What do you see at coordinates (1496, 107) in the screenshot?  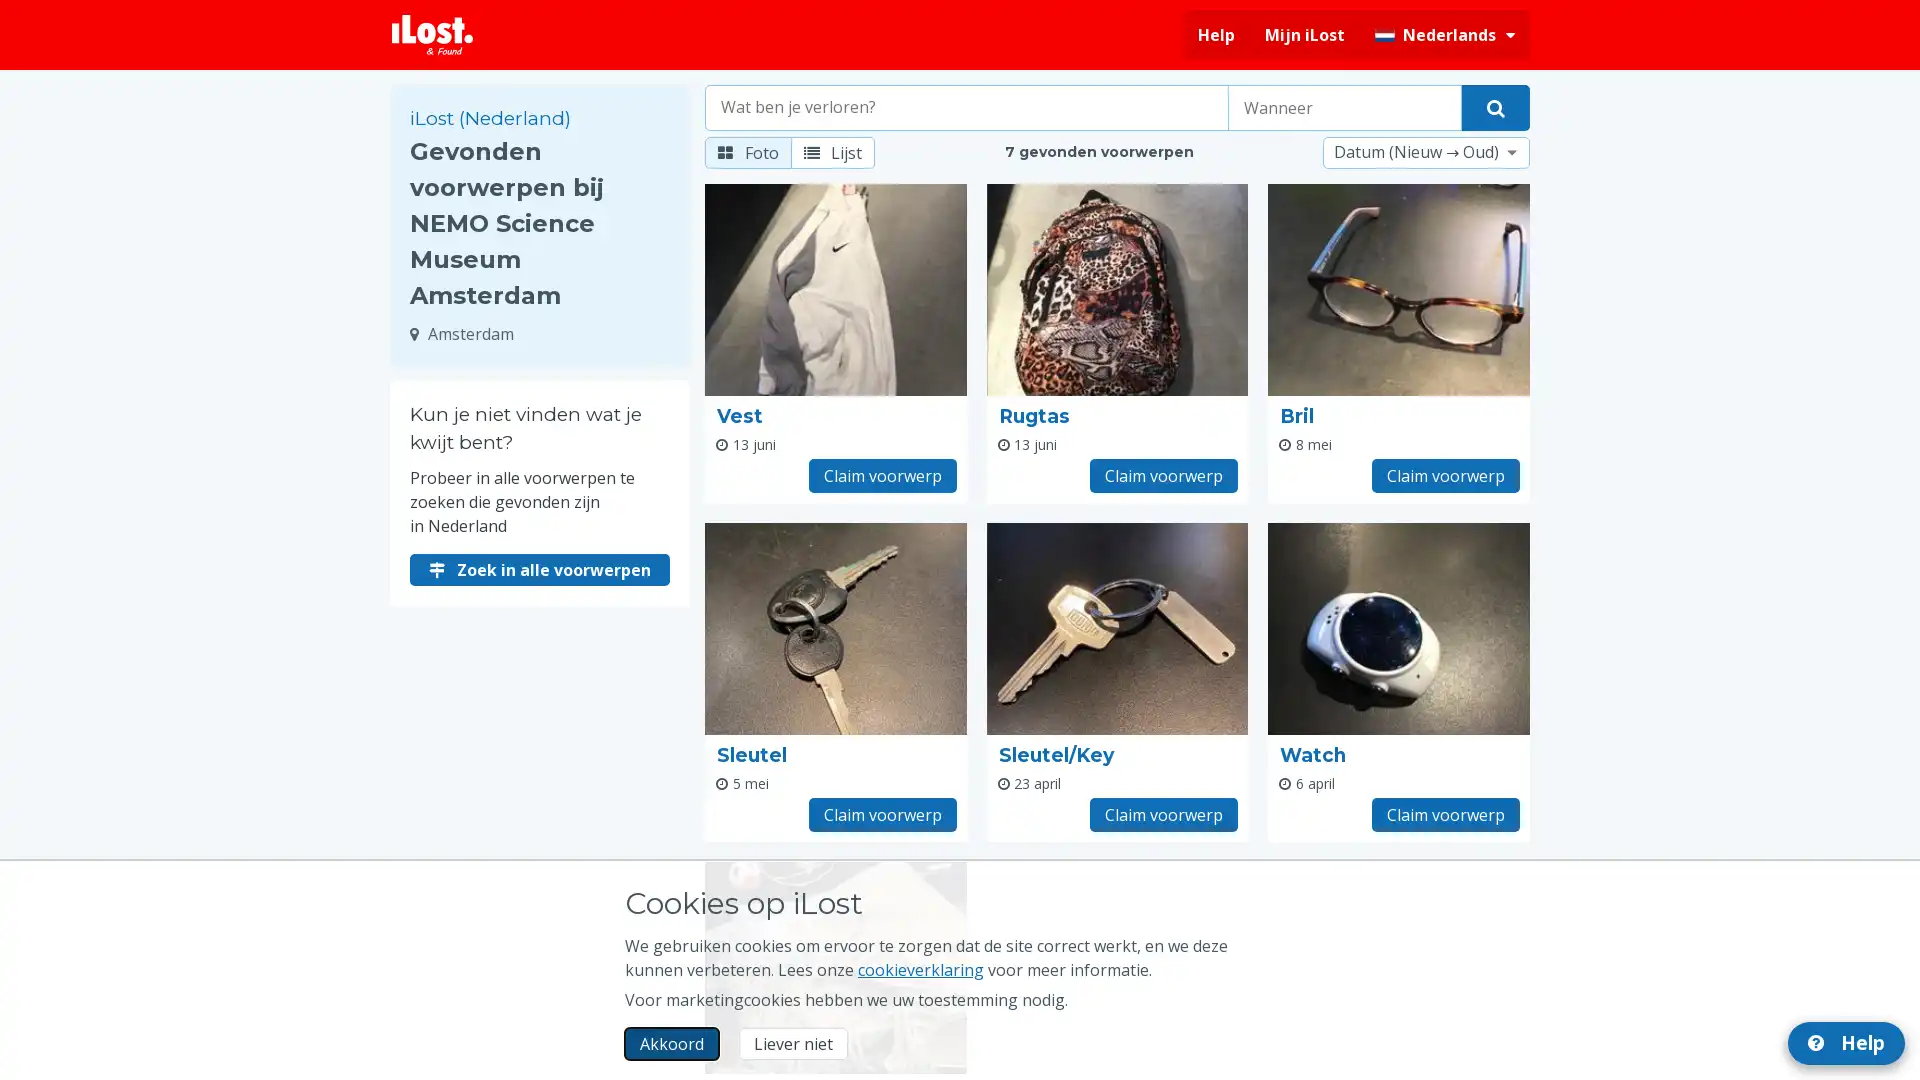 I see `Vind je voorwerp` at bounding box center [1496, 107].